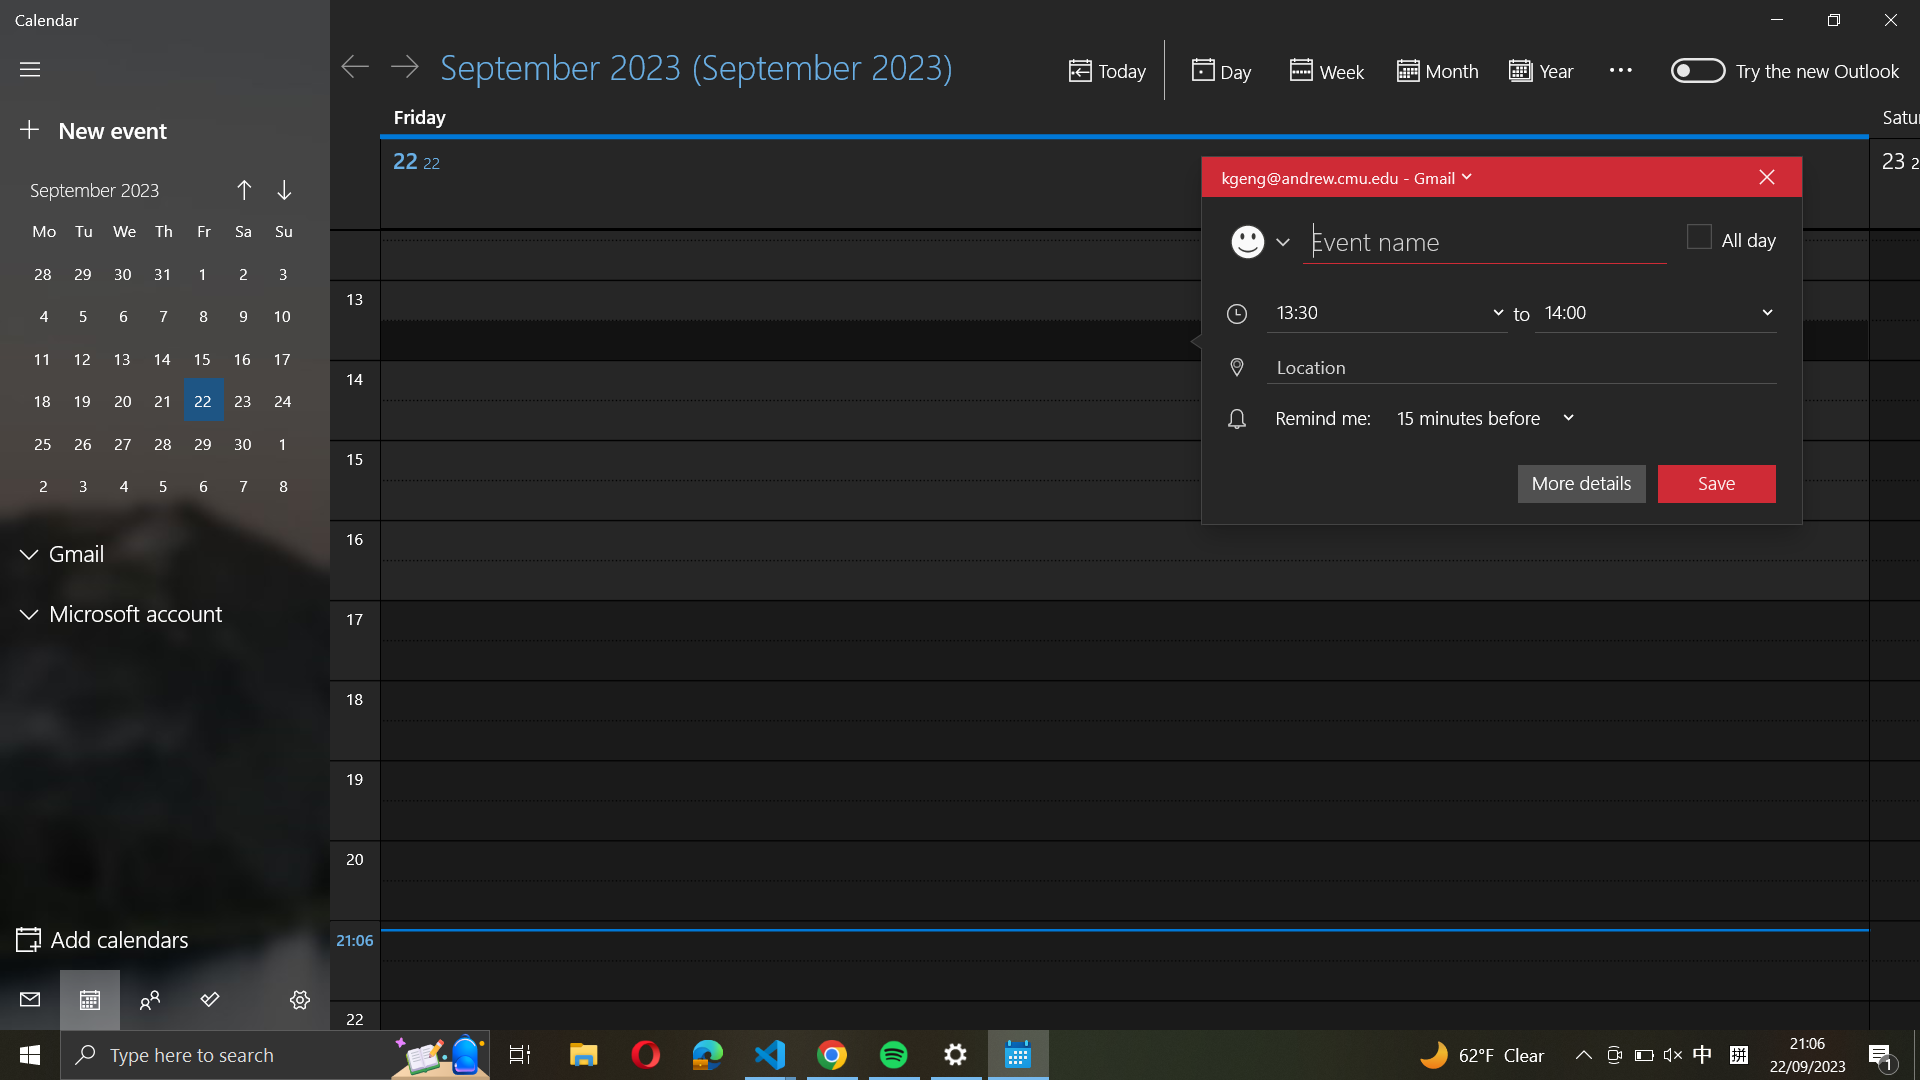 This screenshot has width=1920, height=1080. I want to click on Terminate the ongoing event, so click(1766, 175).